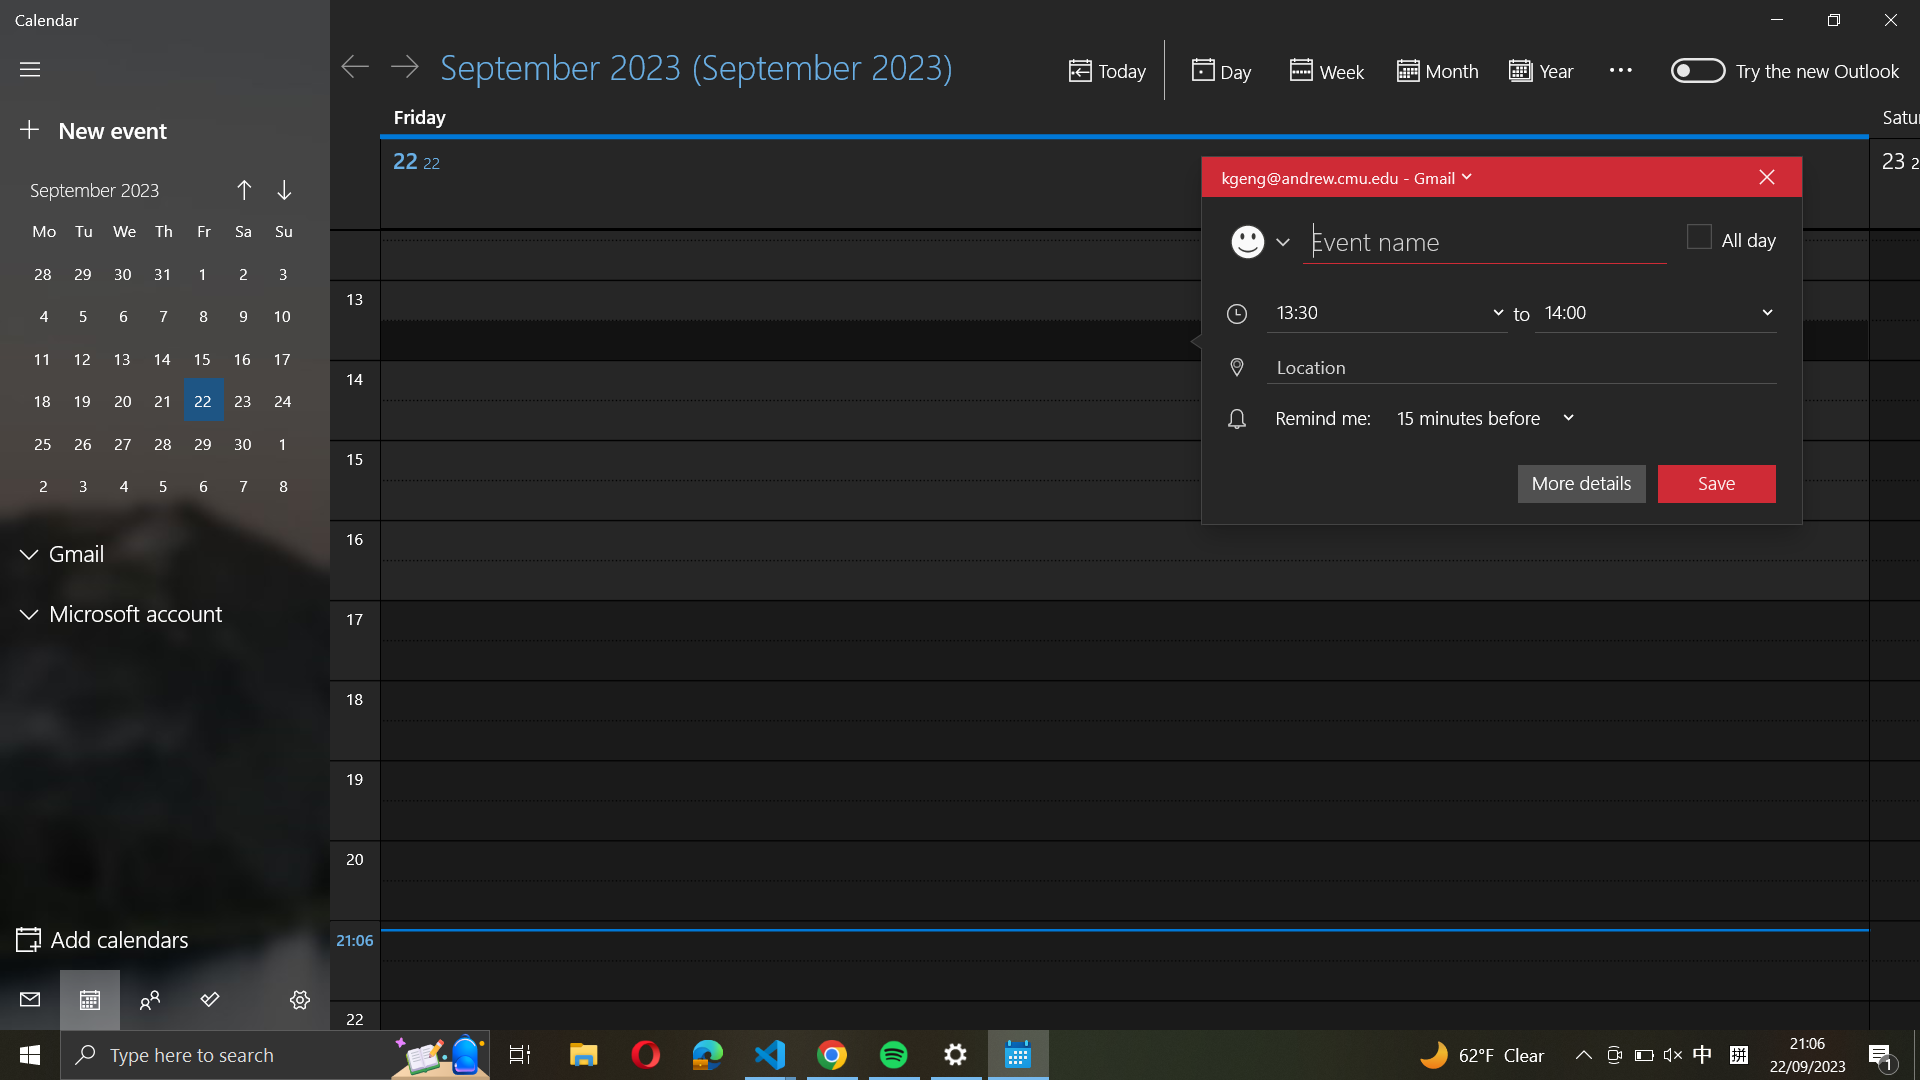 This screenshot has width=1920, height=1080. I want to click on Terminate the ongoing event, so click(1766, 175).